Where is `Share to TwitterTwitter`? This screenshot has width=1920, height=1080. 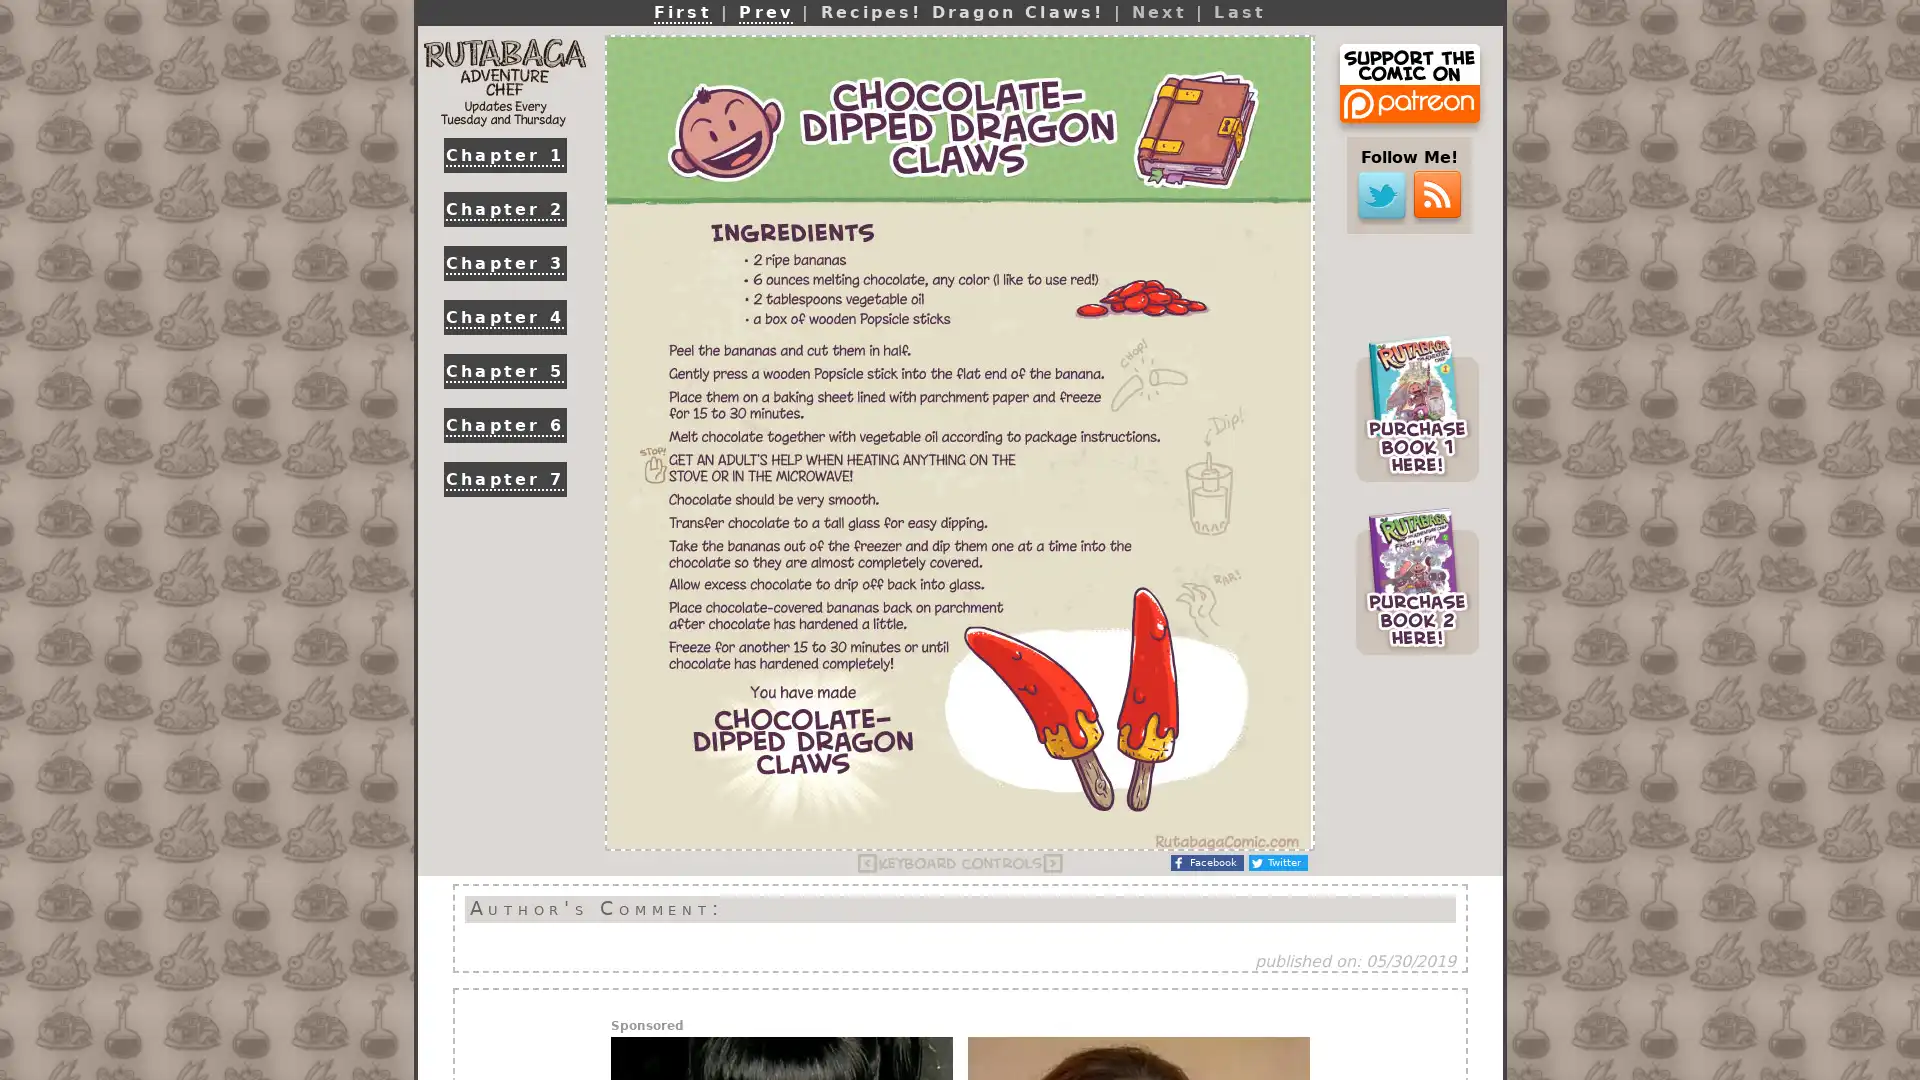 Share to TwitterTwitter is located at coordinates (1277, 862).